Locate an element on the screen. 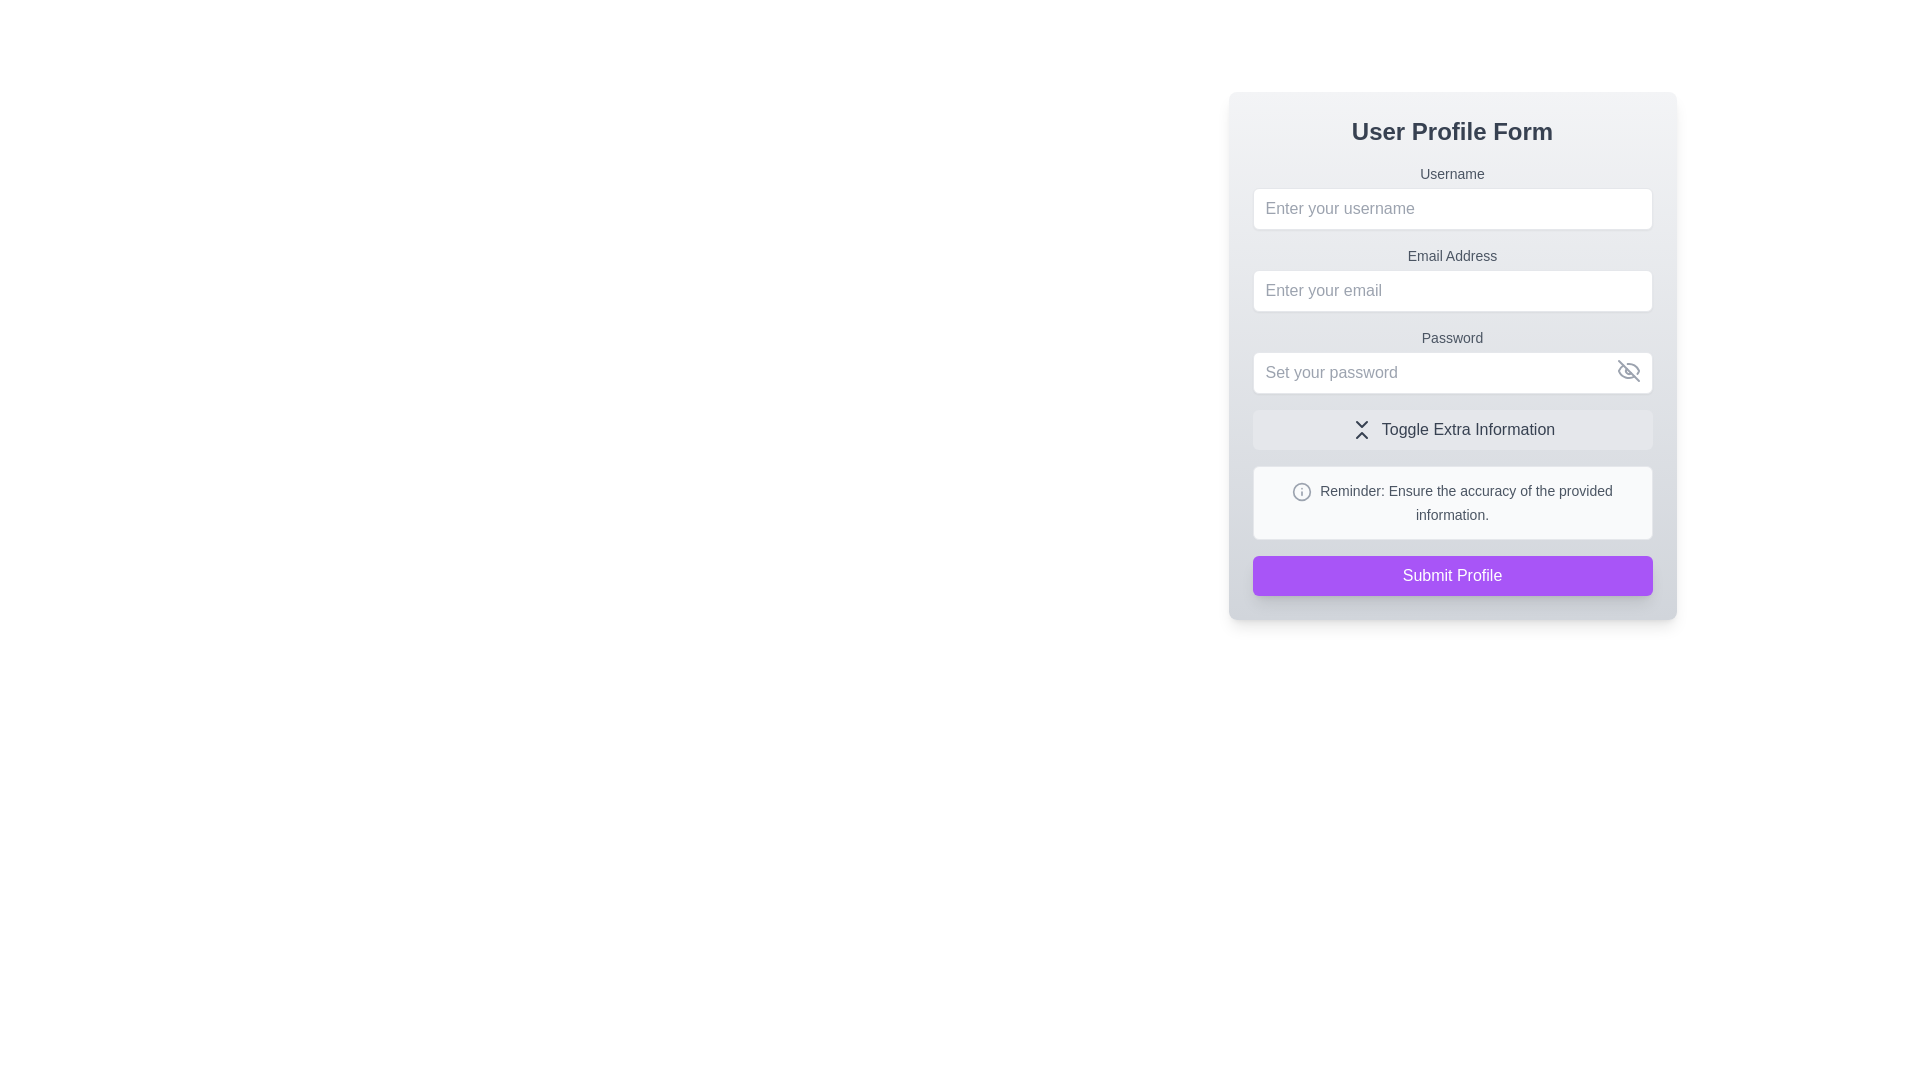  the informational icon located at the start of the reminder box with a gray background, positioned above the 'Submit Profile' button is located at coordinates (1302, 491).